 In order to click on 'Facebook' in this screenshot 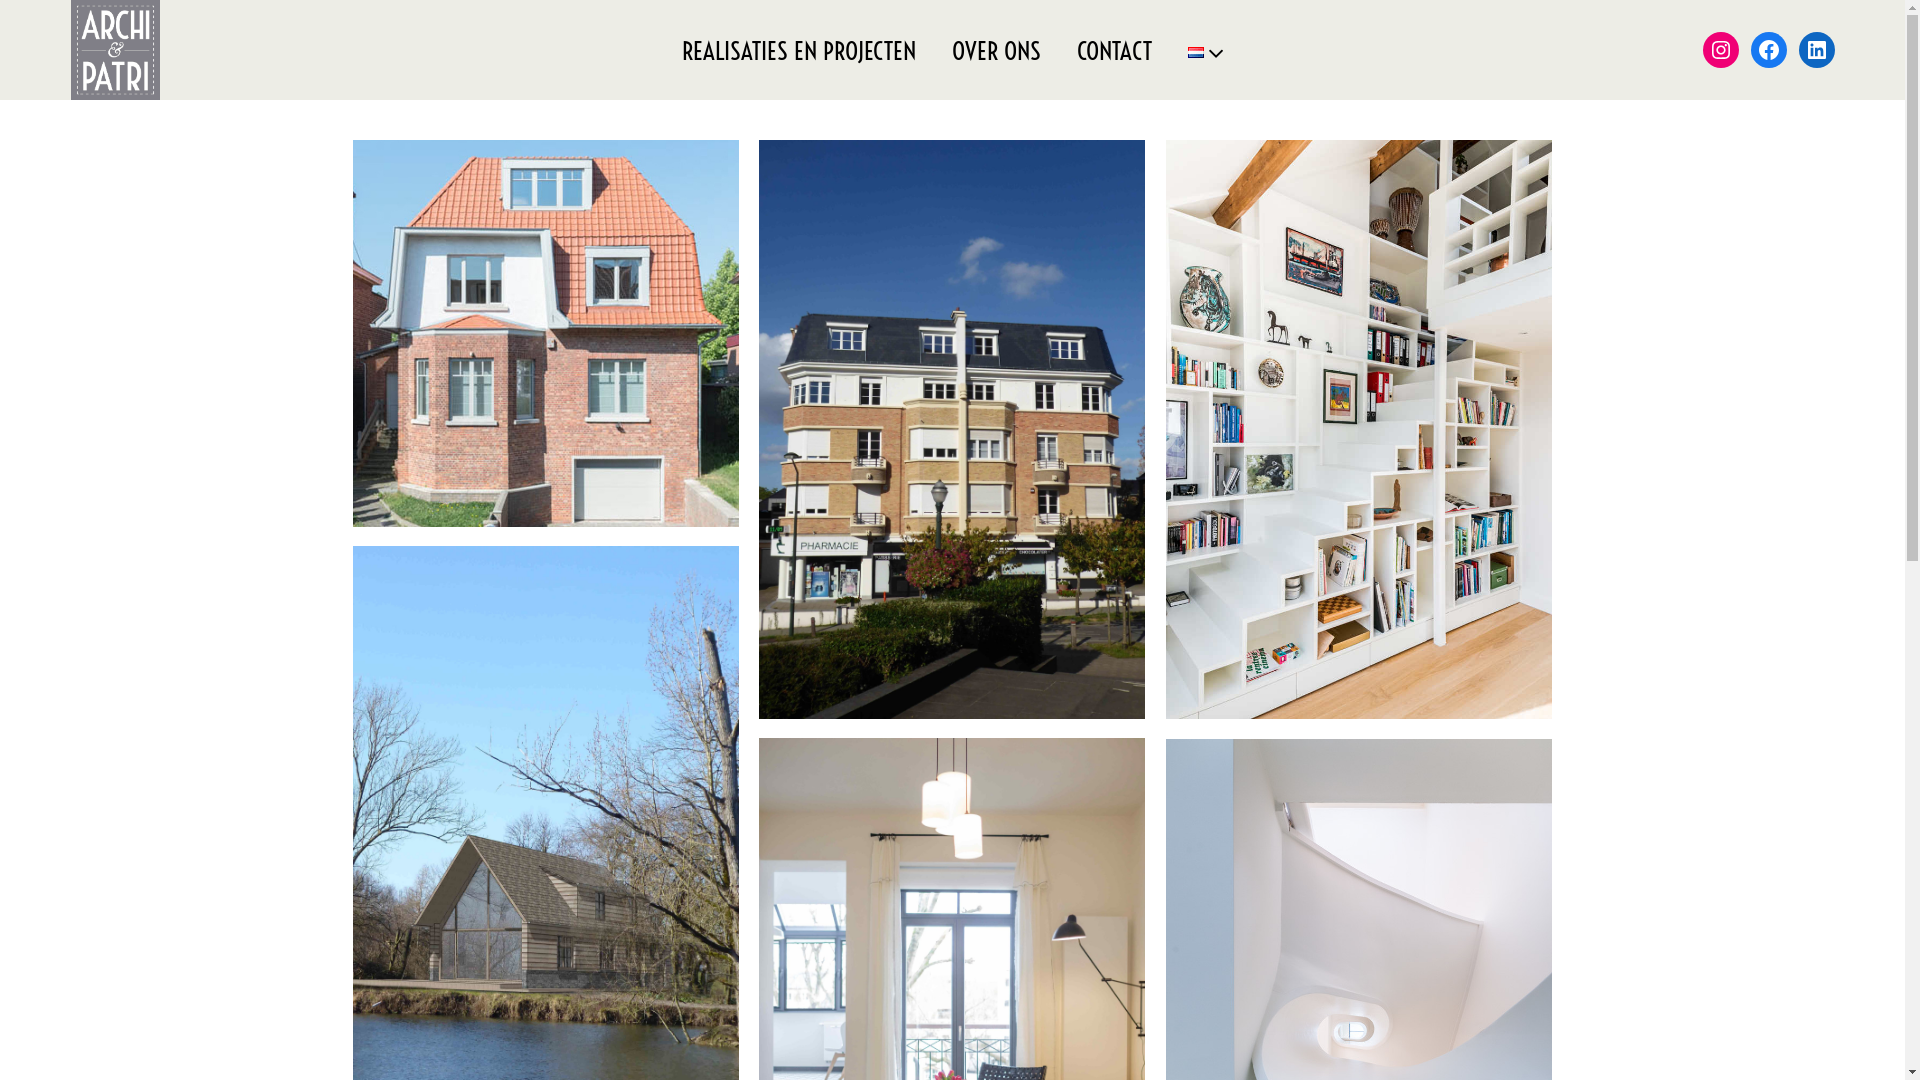, I will do `click(1769, 49)`.